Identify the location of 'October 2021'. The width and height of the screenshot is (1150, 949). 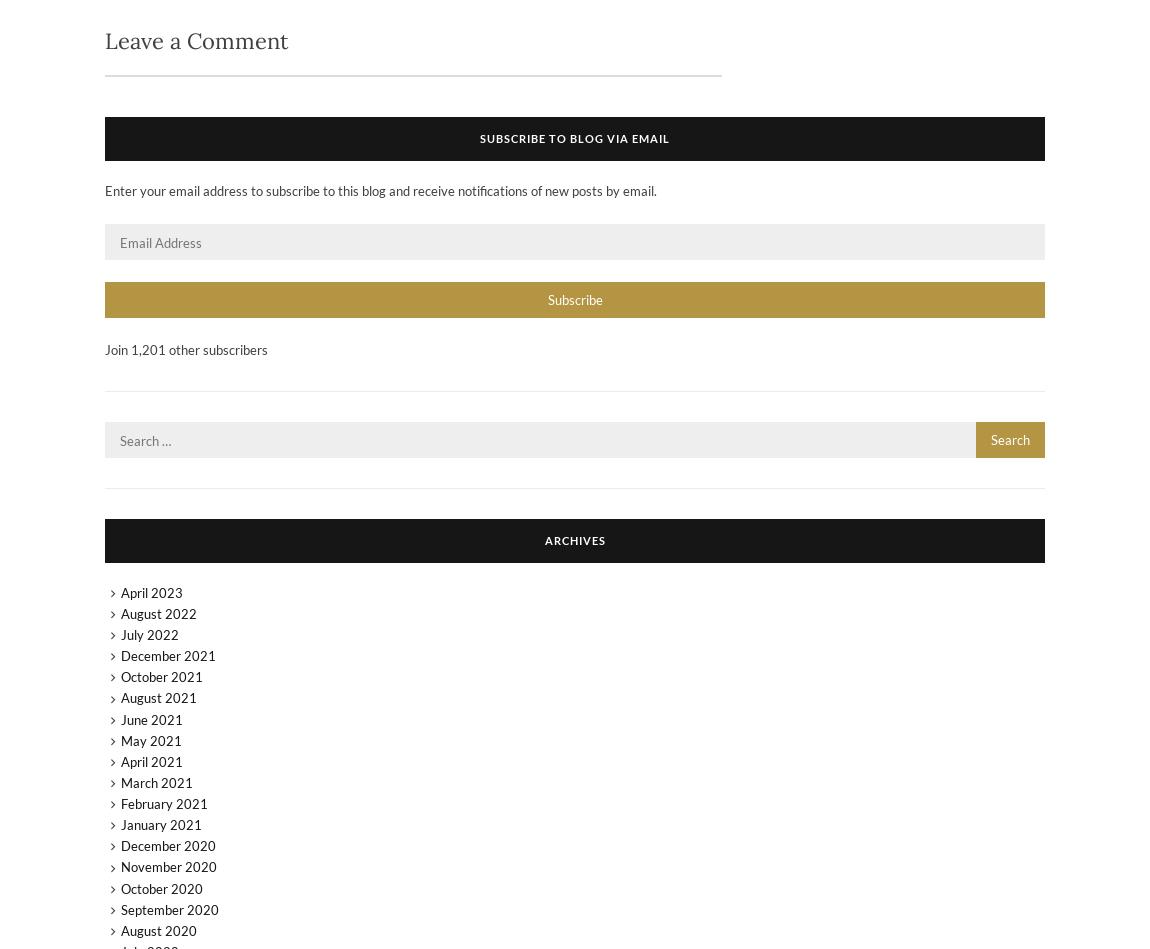
(118, 677).